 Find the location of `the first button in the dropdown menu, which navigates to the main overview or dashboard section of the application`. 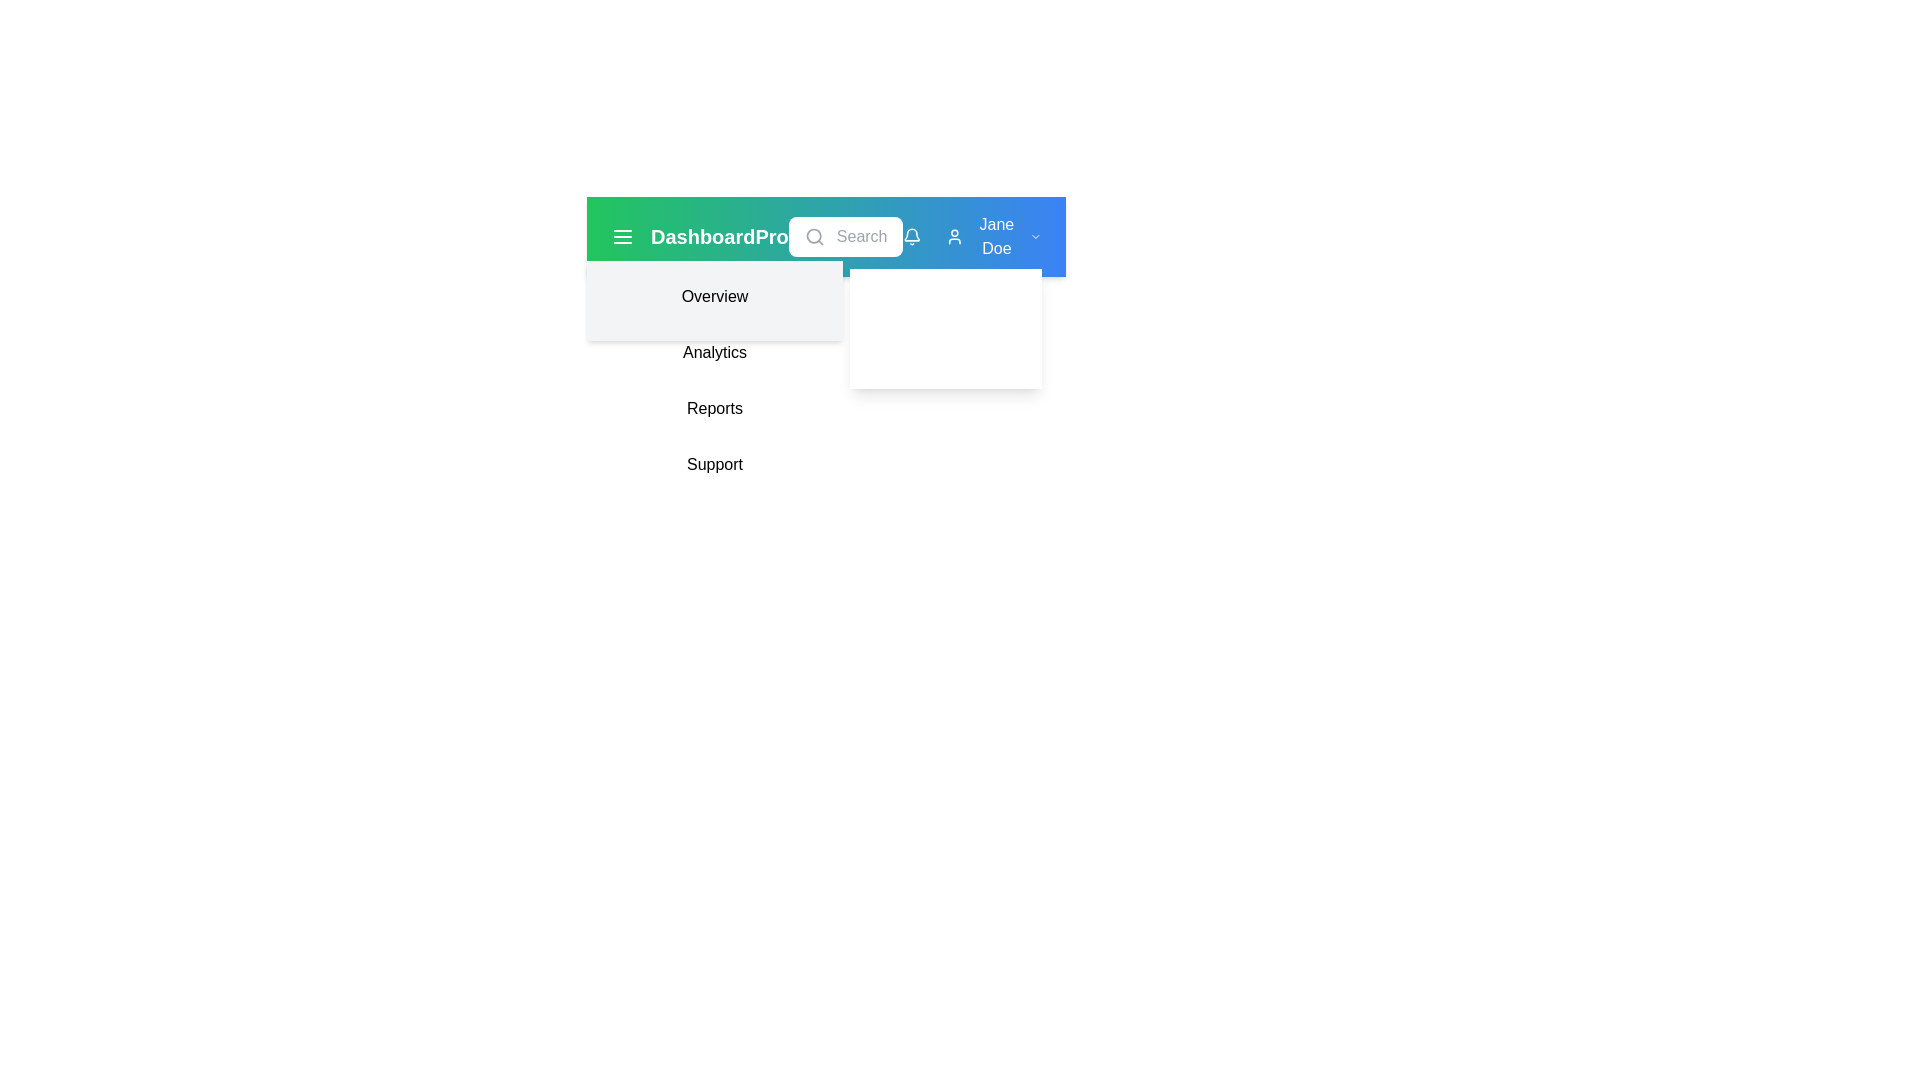

the first button in the dropdown menu, which navigates to the main overview or dashboard section of the application is located at coordinates (715, 297).